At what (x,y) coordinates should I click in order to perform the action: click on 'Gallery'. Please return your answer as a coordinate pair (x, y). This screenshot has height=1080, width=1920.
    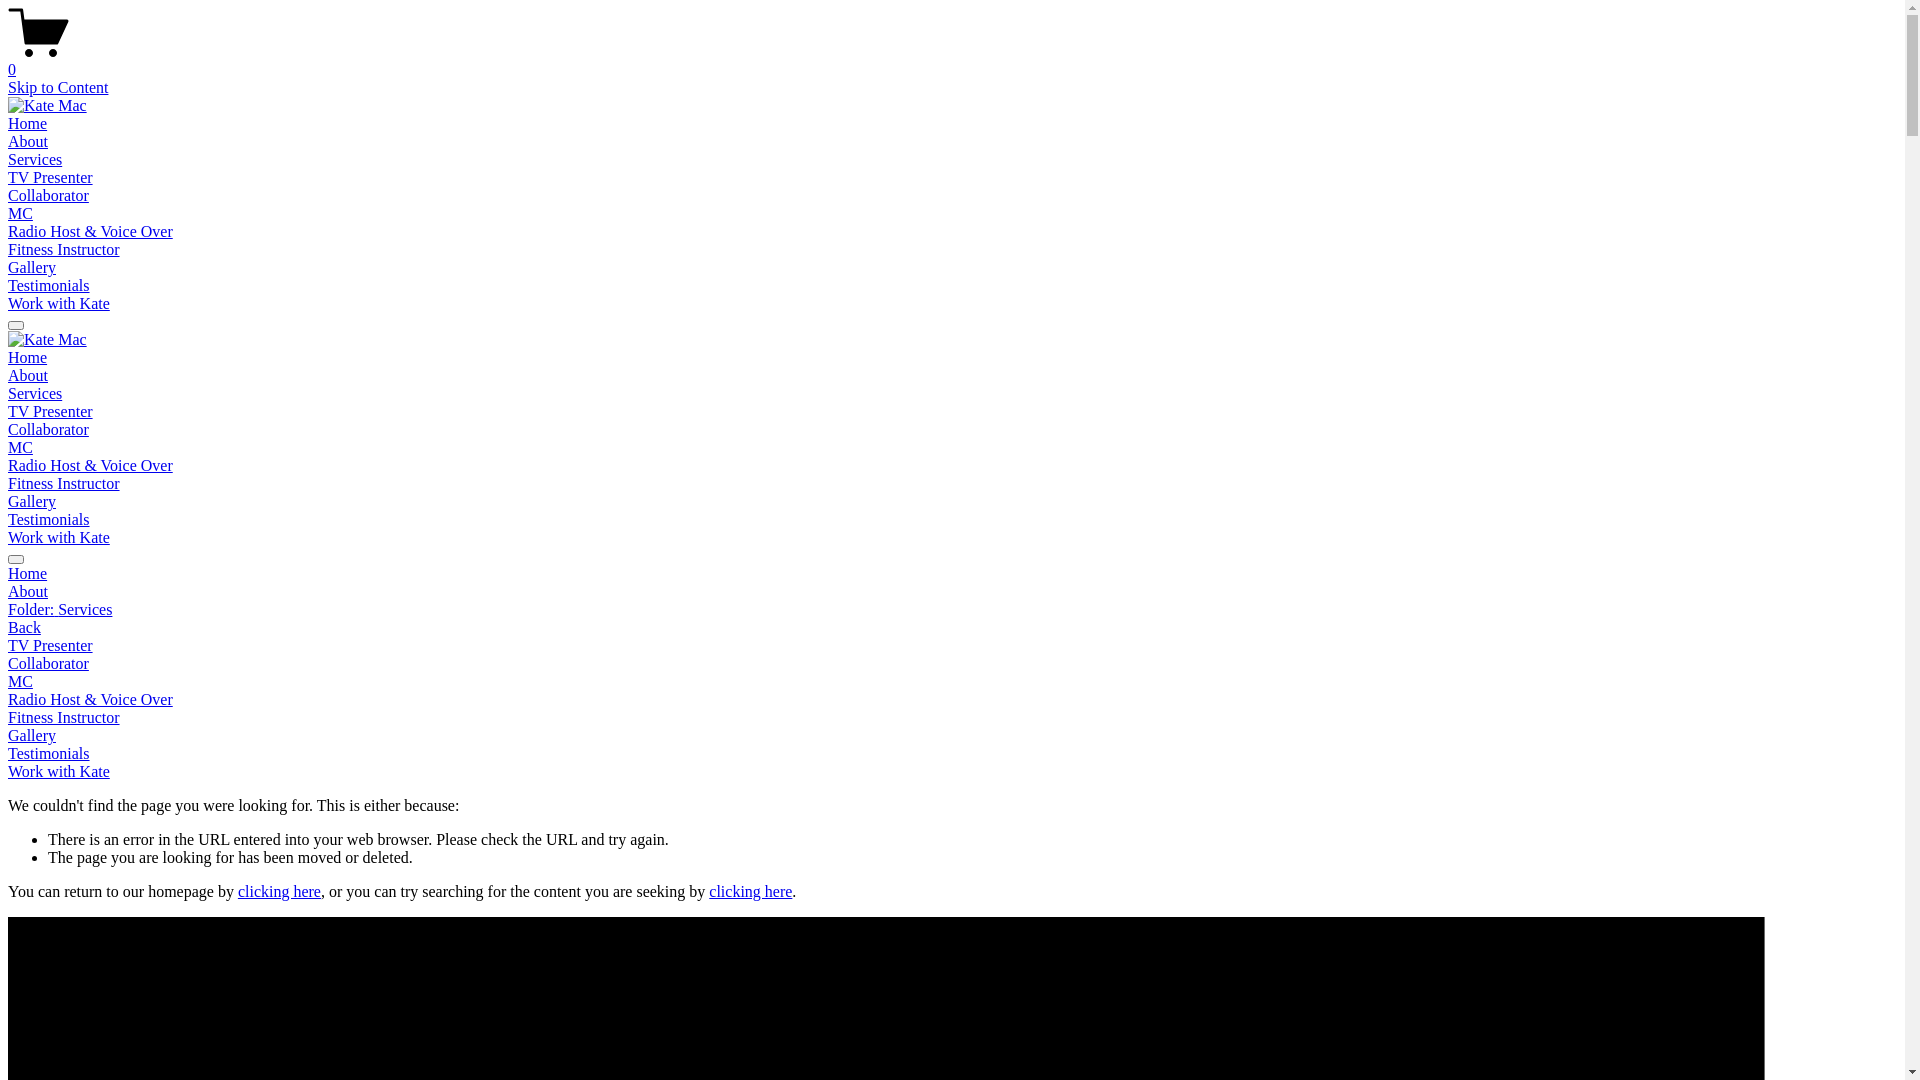
    Looking at the image, I should click on (8, 266).